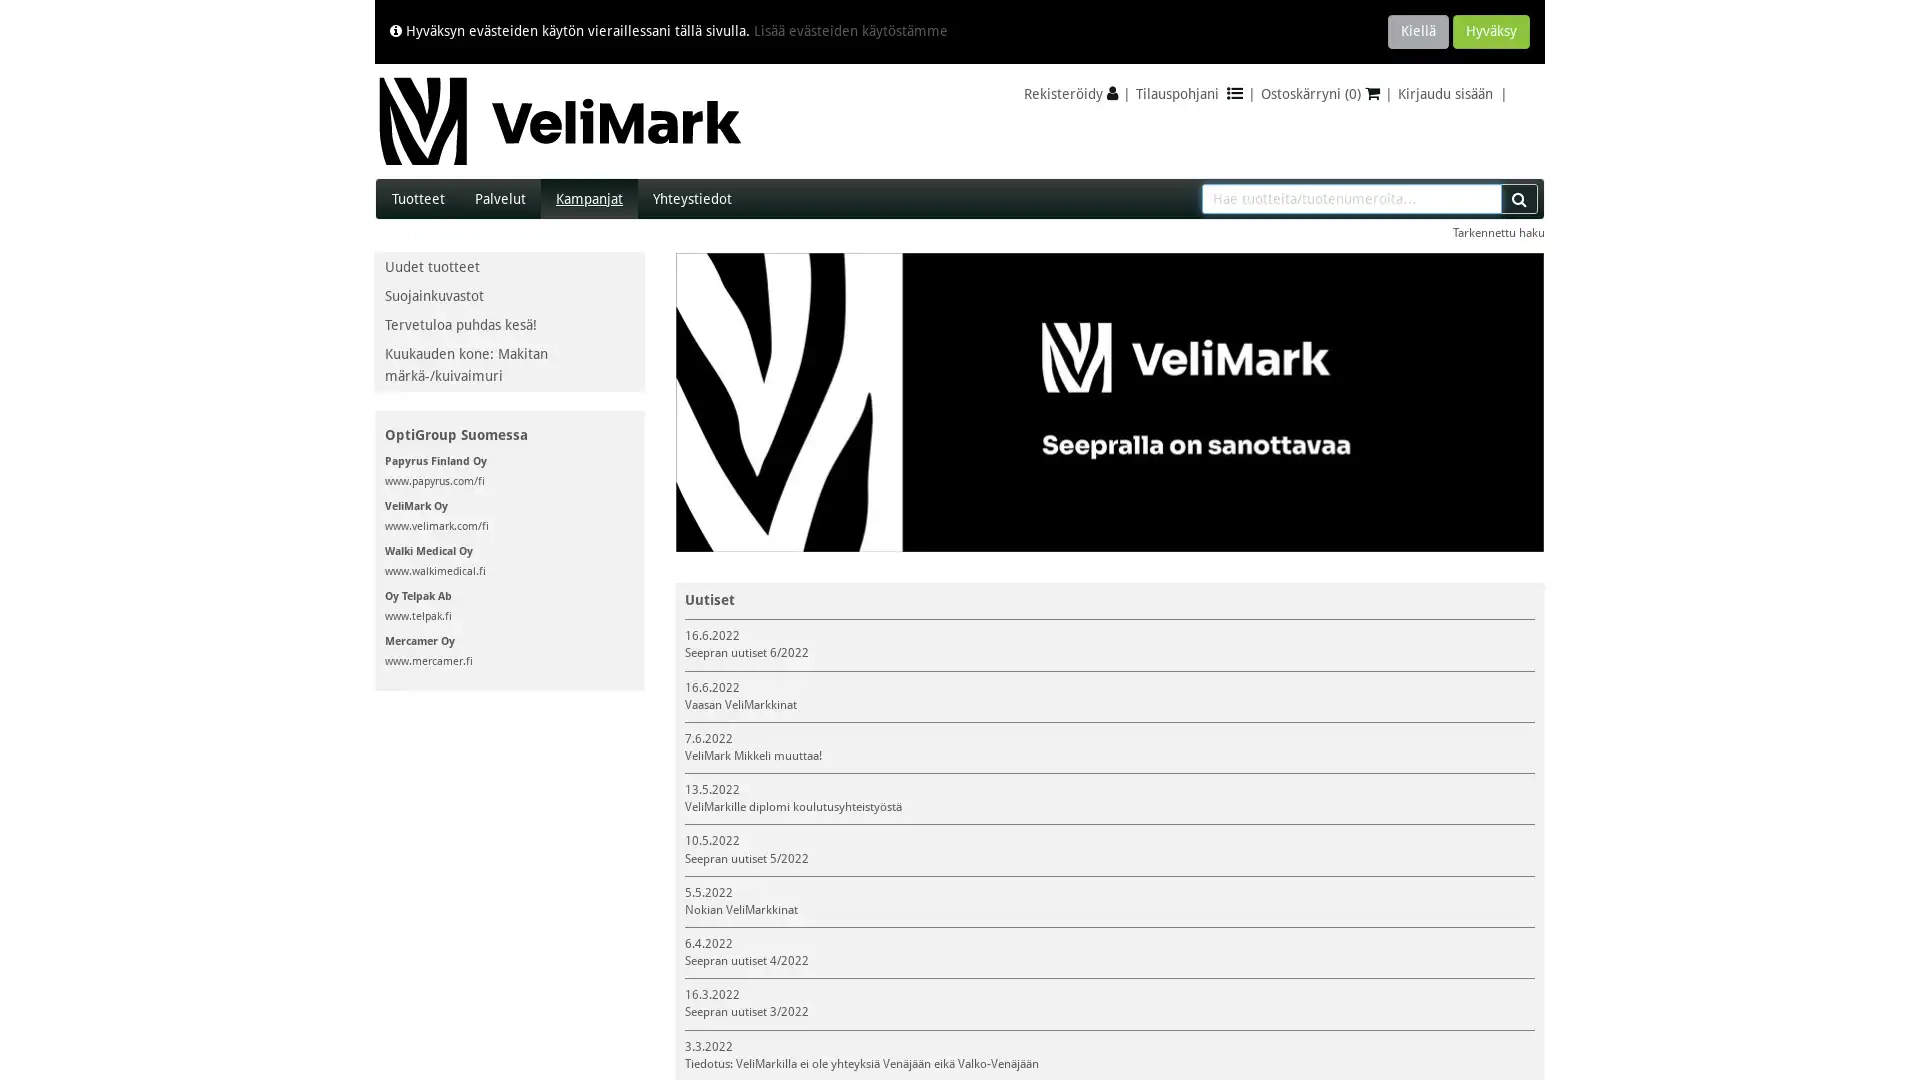 This screenshot has width=1920, height=1080. Describe the element at coordinates (1491, 31) in the screenshot. I see `Hyvaksy` at that location.